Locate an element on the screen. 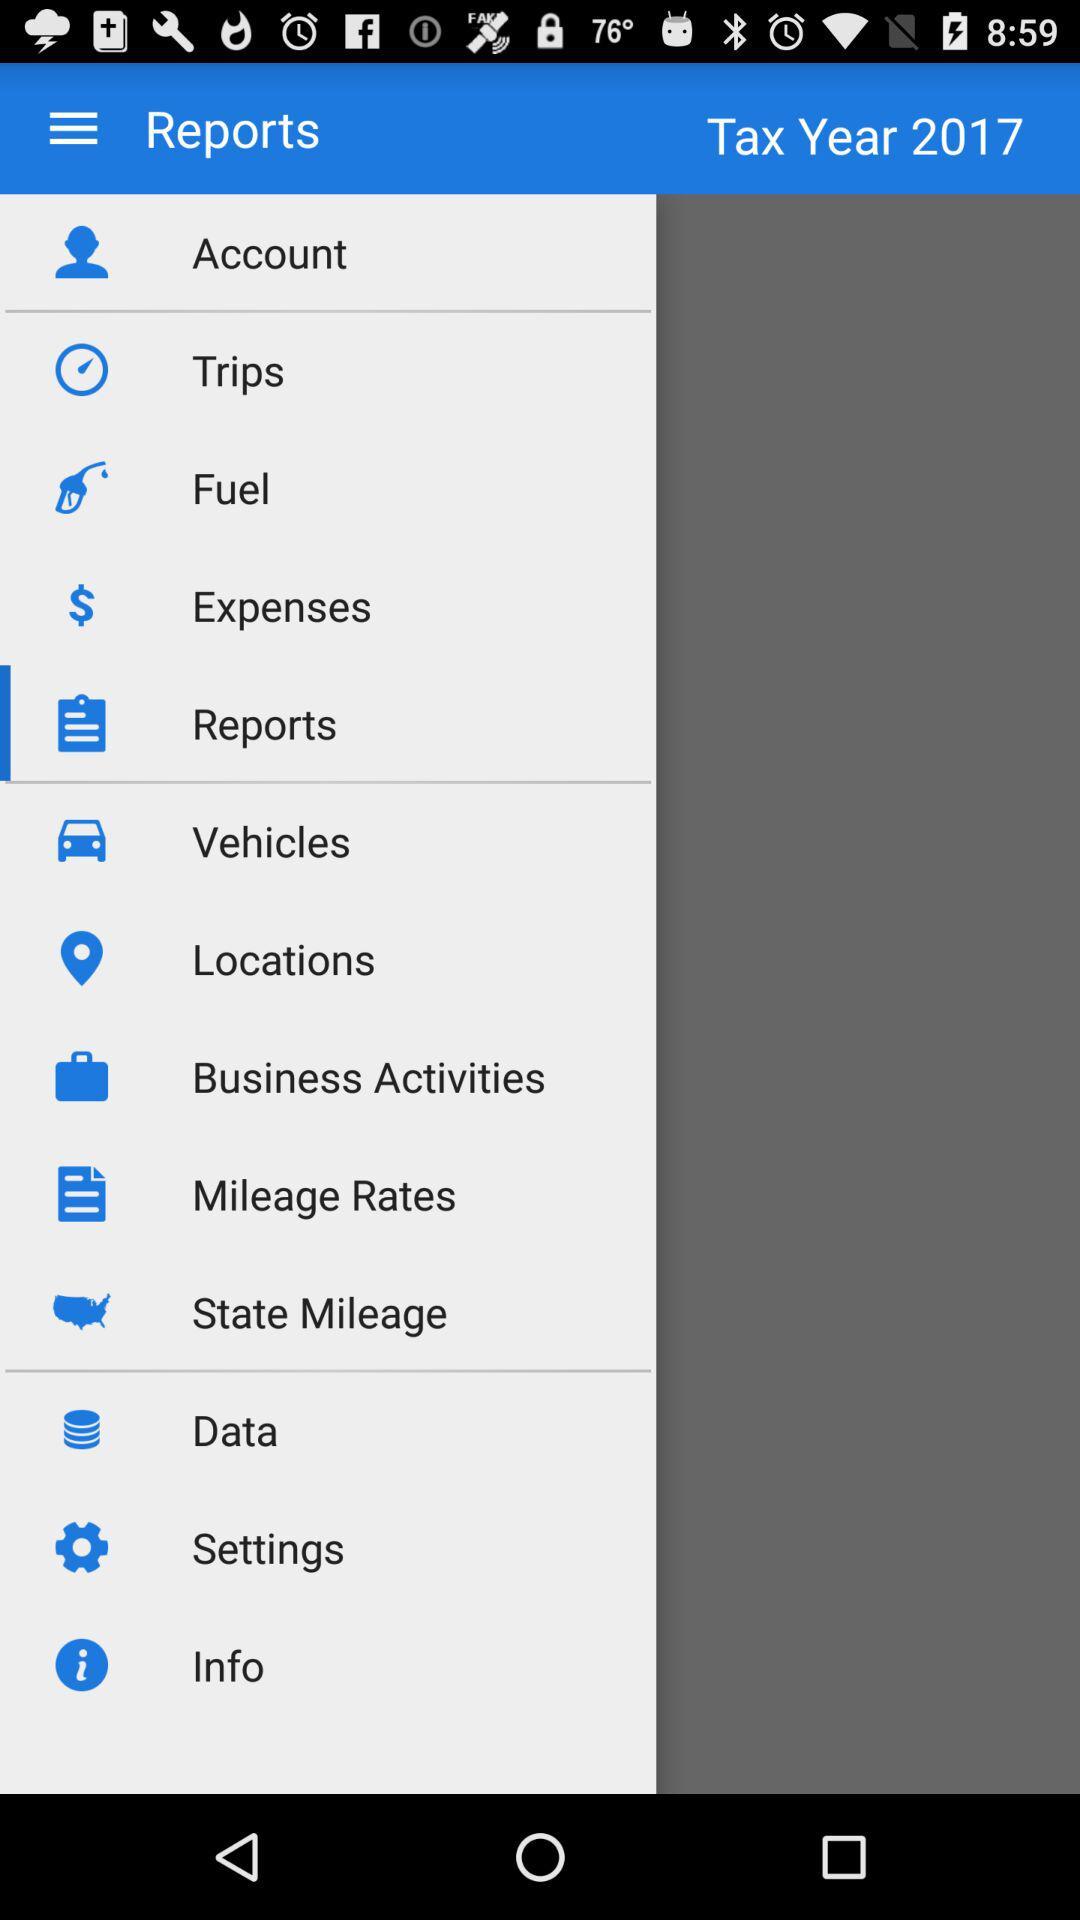  the icon next to the reports app is located at coordinates (72, 127).